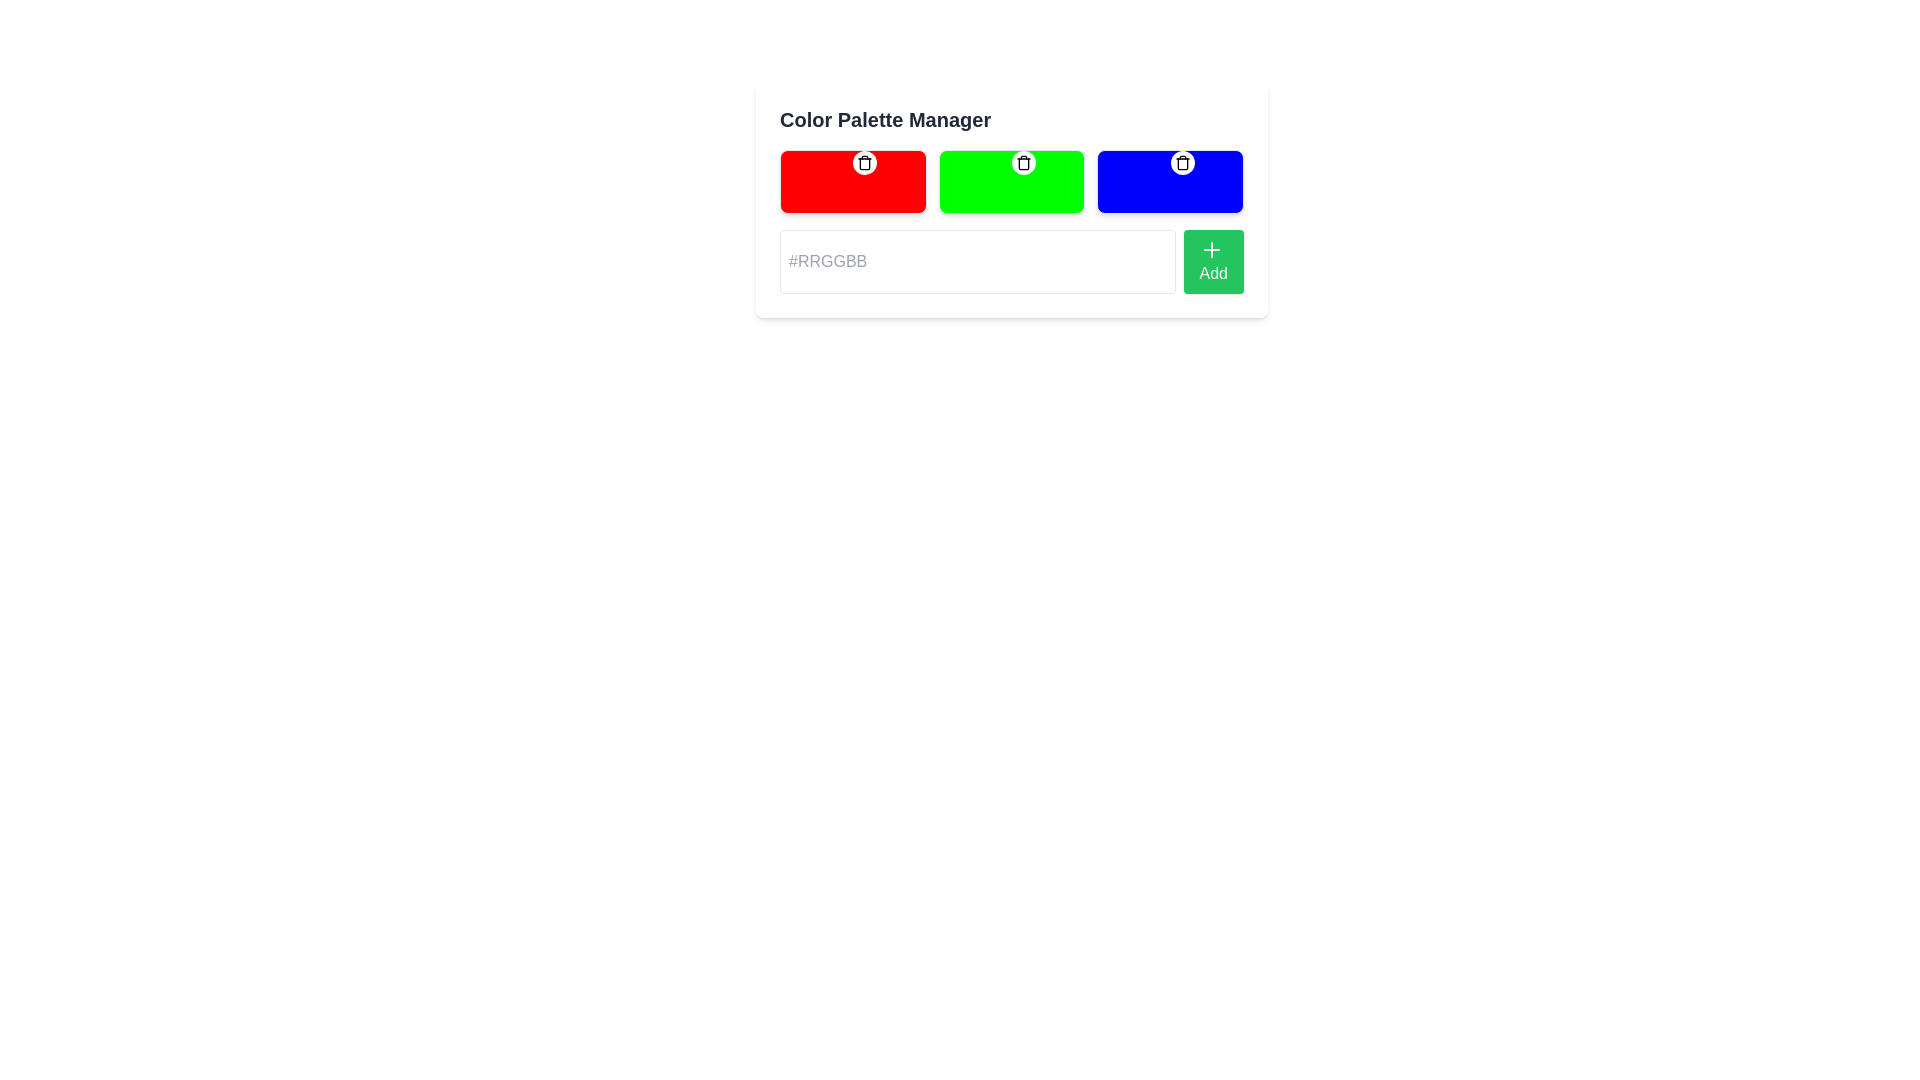 This screenshot has width=1920, height=1080. What do you see at coordinates (1182, 161) in the screenshot?
I see `the button located on the top right corner of the blue rectangular tile` at bounding box center [1182, 161].